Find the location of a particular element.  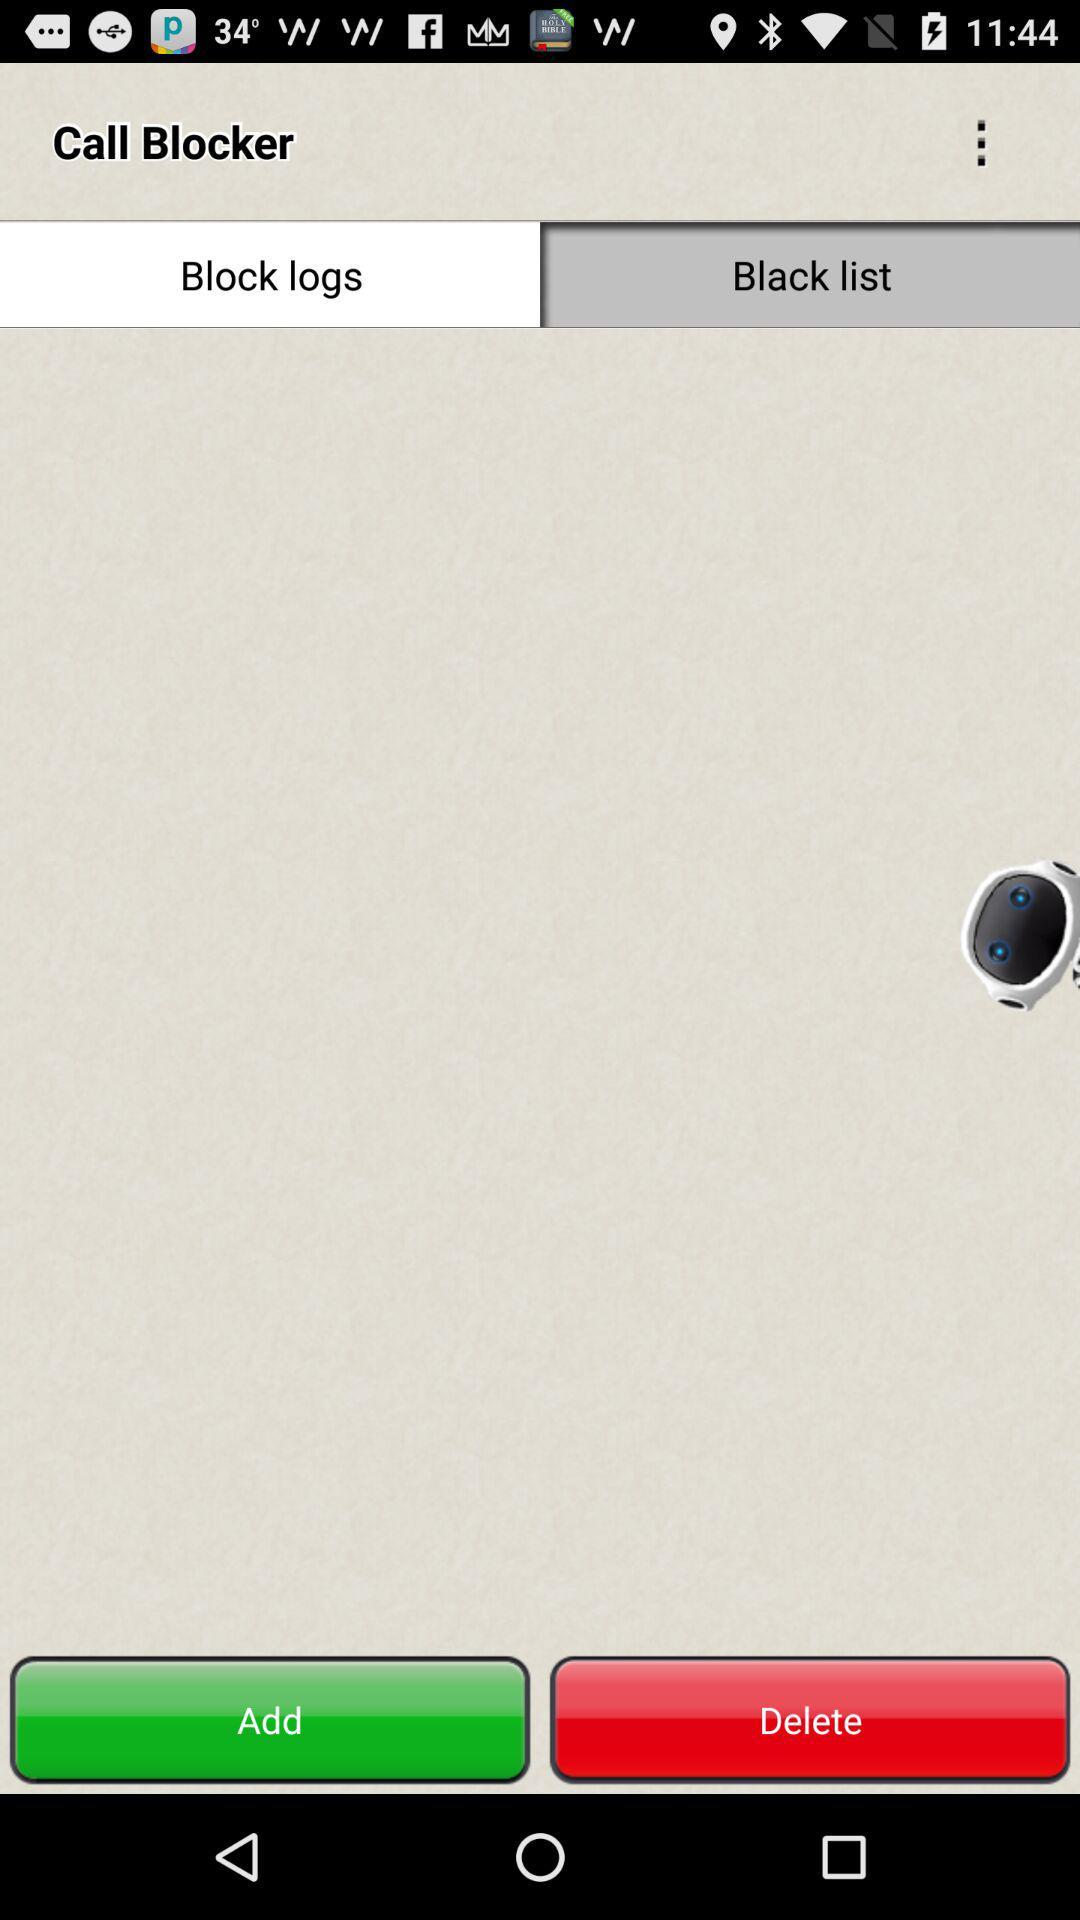

the item next to delete button is located at coordinates (270, 1719).